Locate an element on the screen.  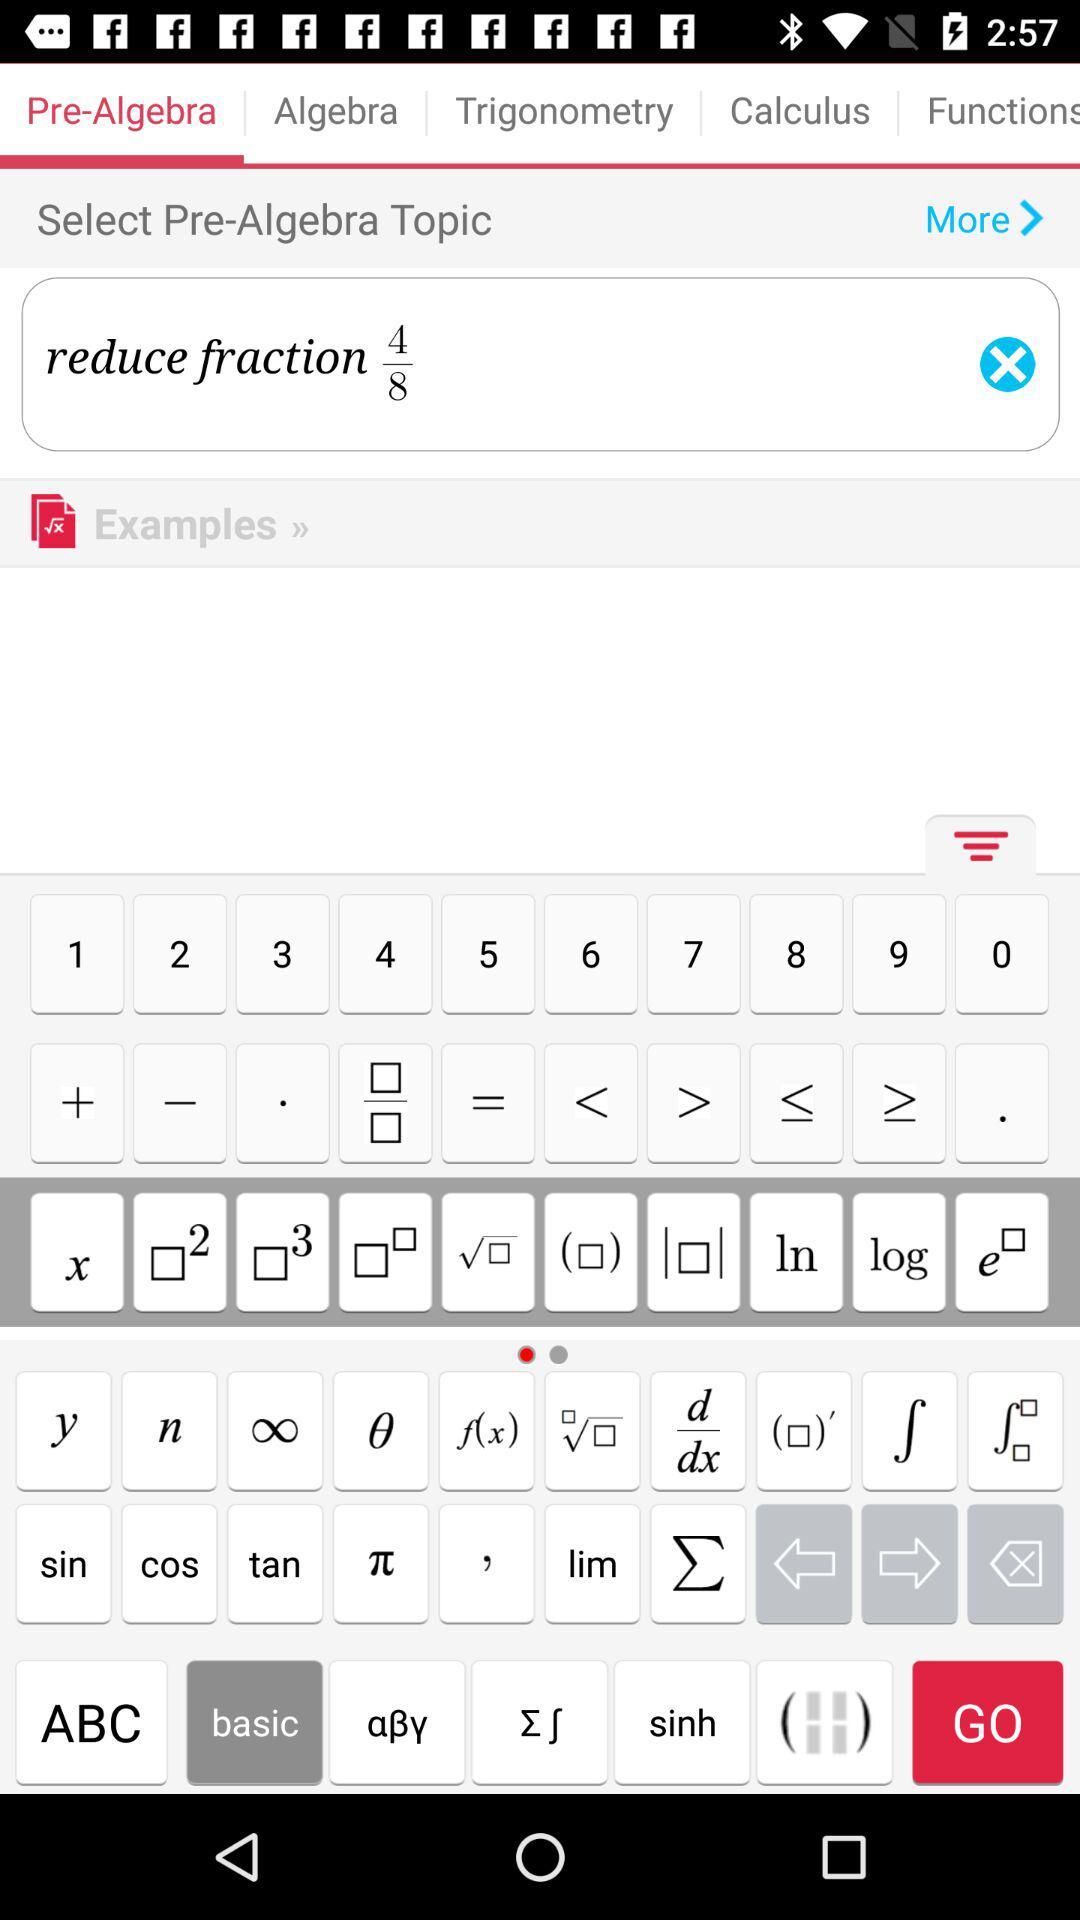
input theta symbol is located at coordinates (381, 1429).